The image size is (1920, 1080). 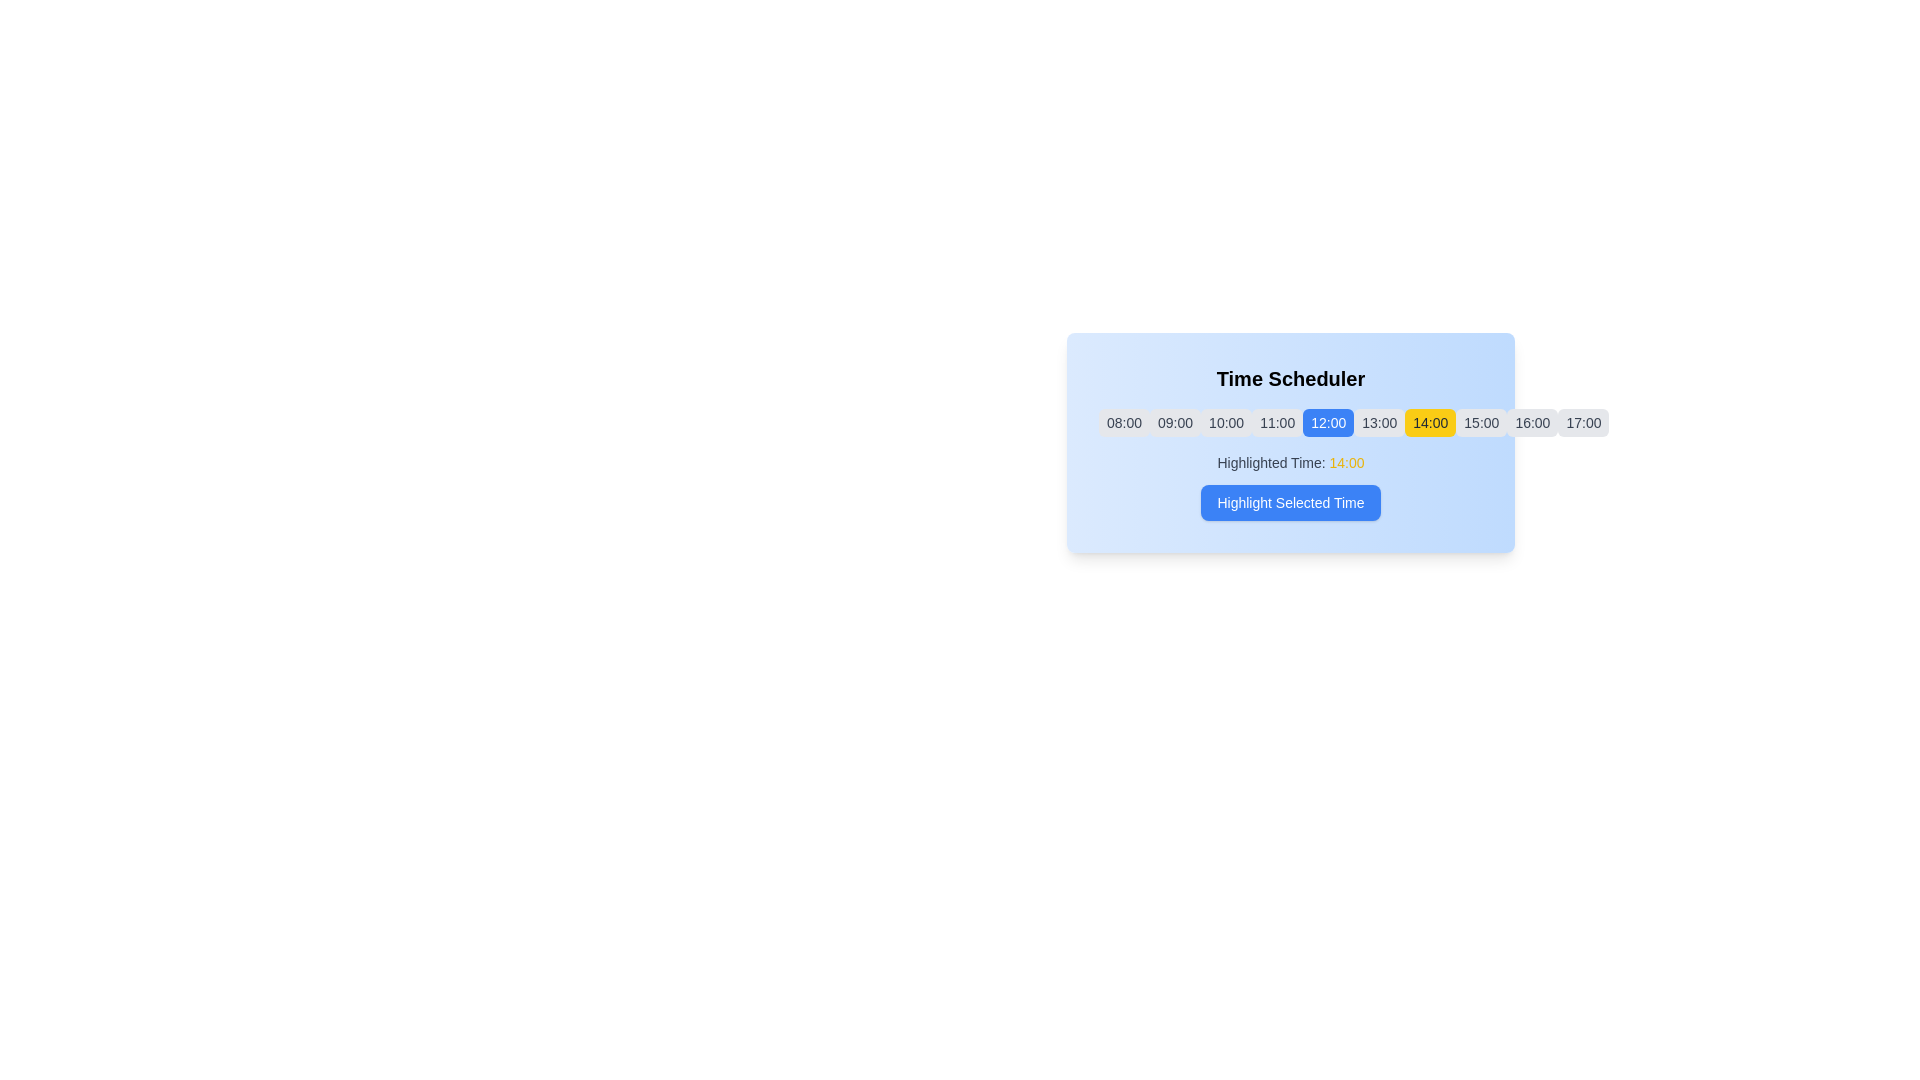 I want to click on text '14:00' which is styled in yellow color and bold font, located near the bottom center of the 'Time Scheduler' card, so click(x=1347, y=462).